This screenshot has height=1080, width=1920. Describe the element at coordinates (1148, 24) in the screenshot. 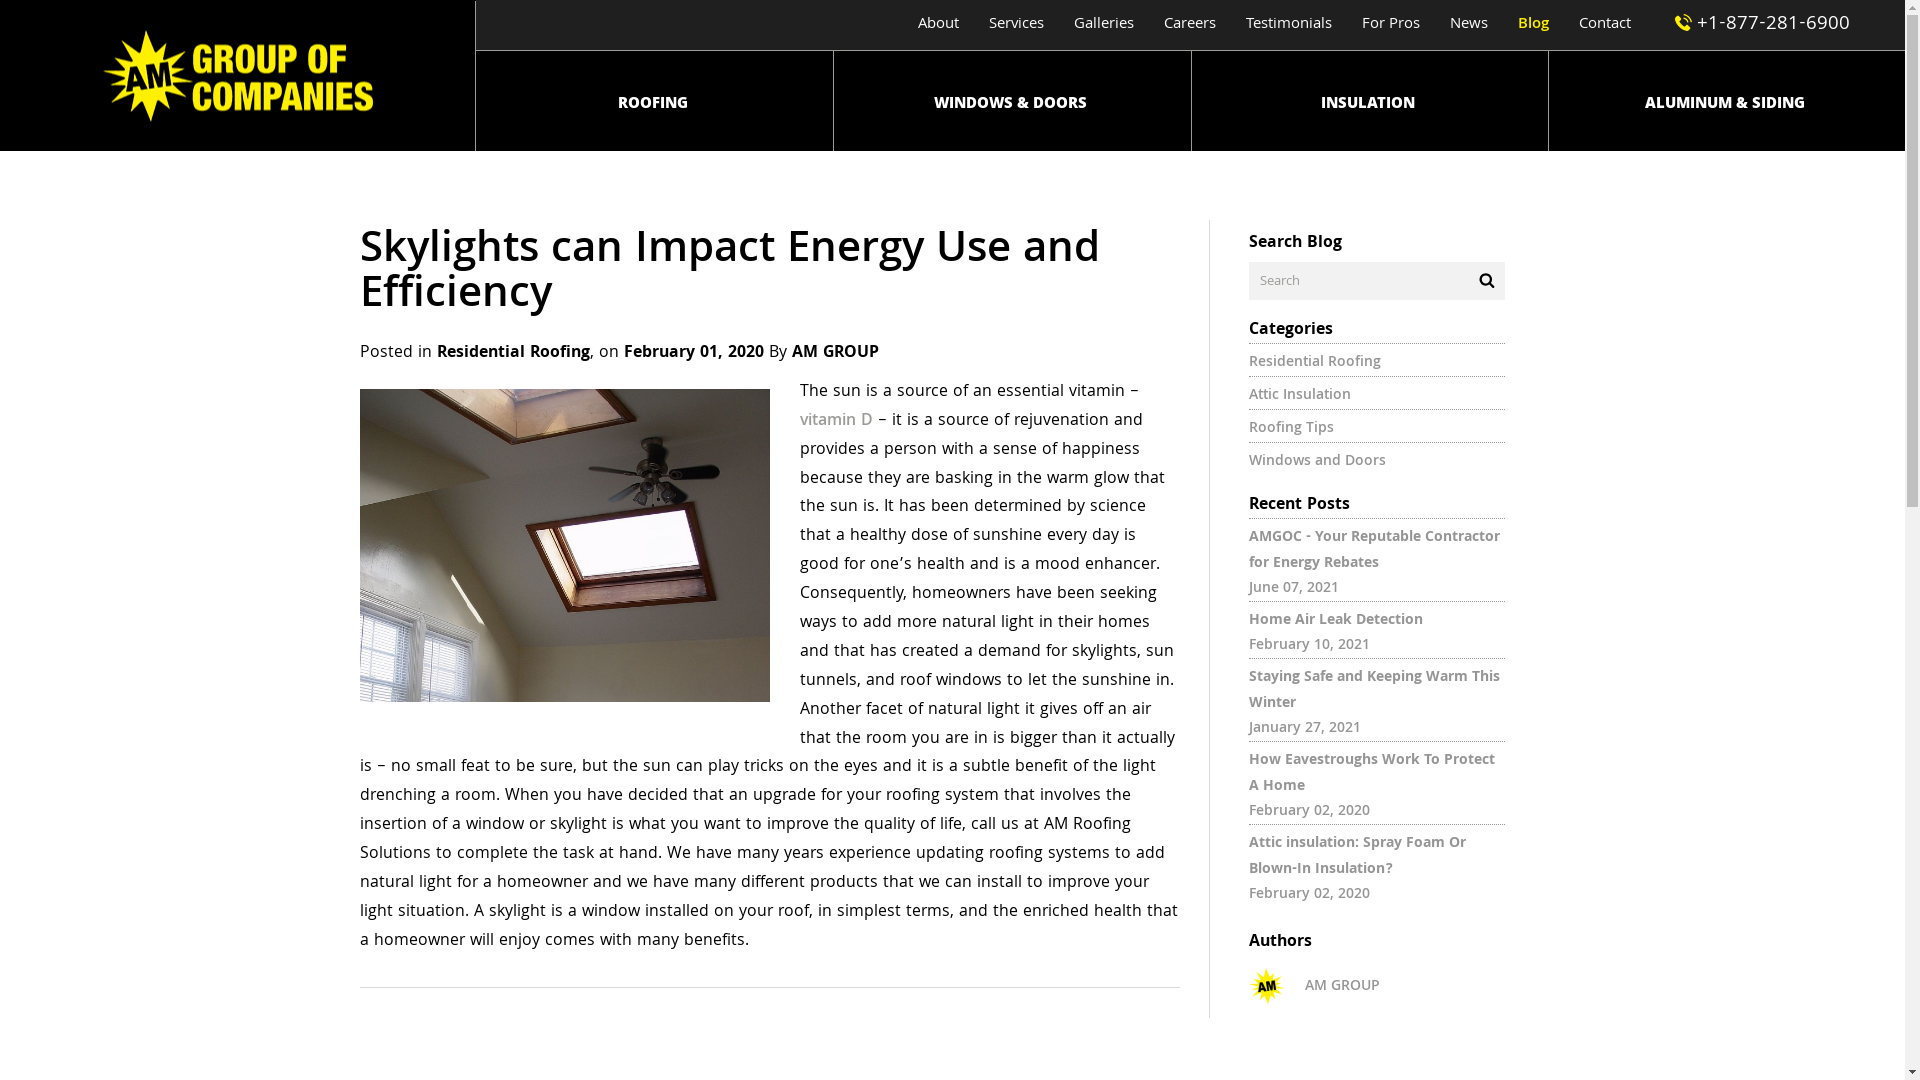

I see `'Careers'` at that location.